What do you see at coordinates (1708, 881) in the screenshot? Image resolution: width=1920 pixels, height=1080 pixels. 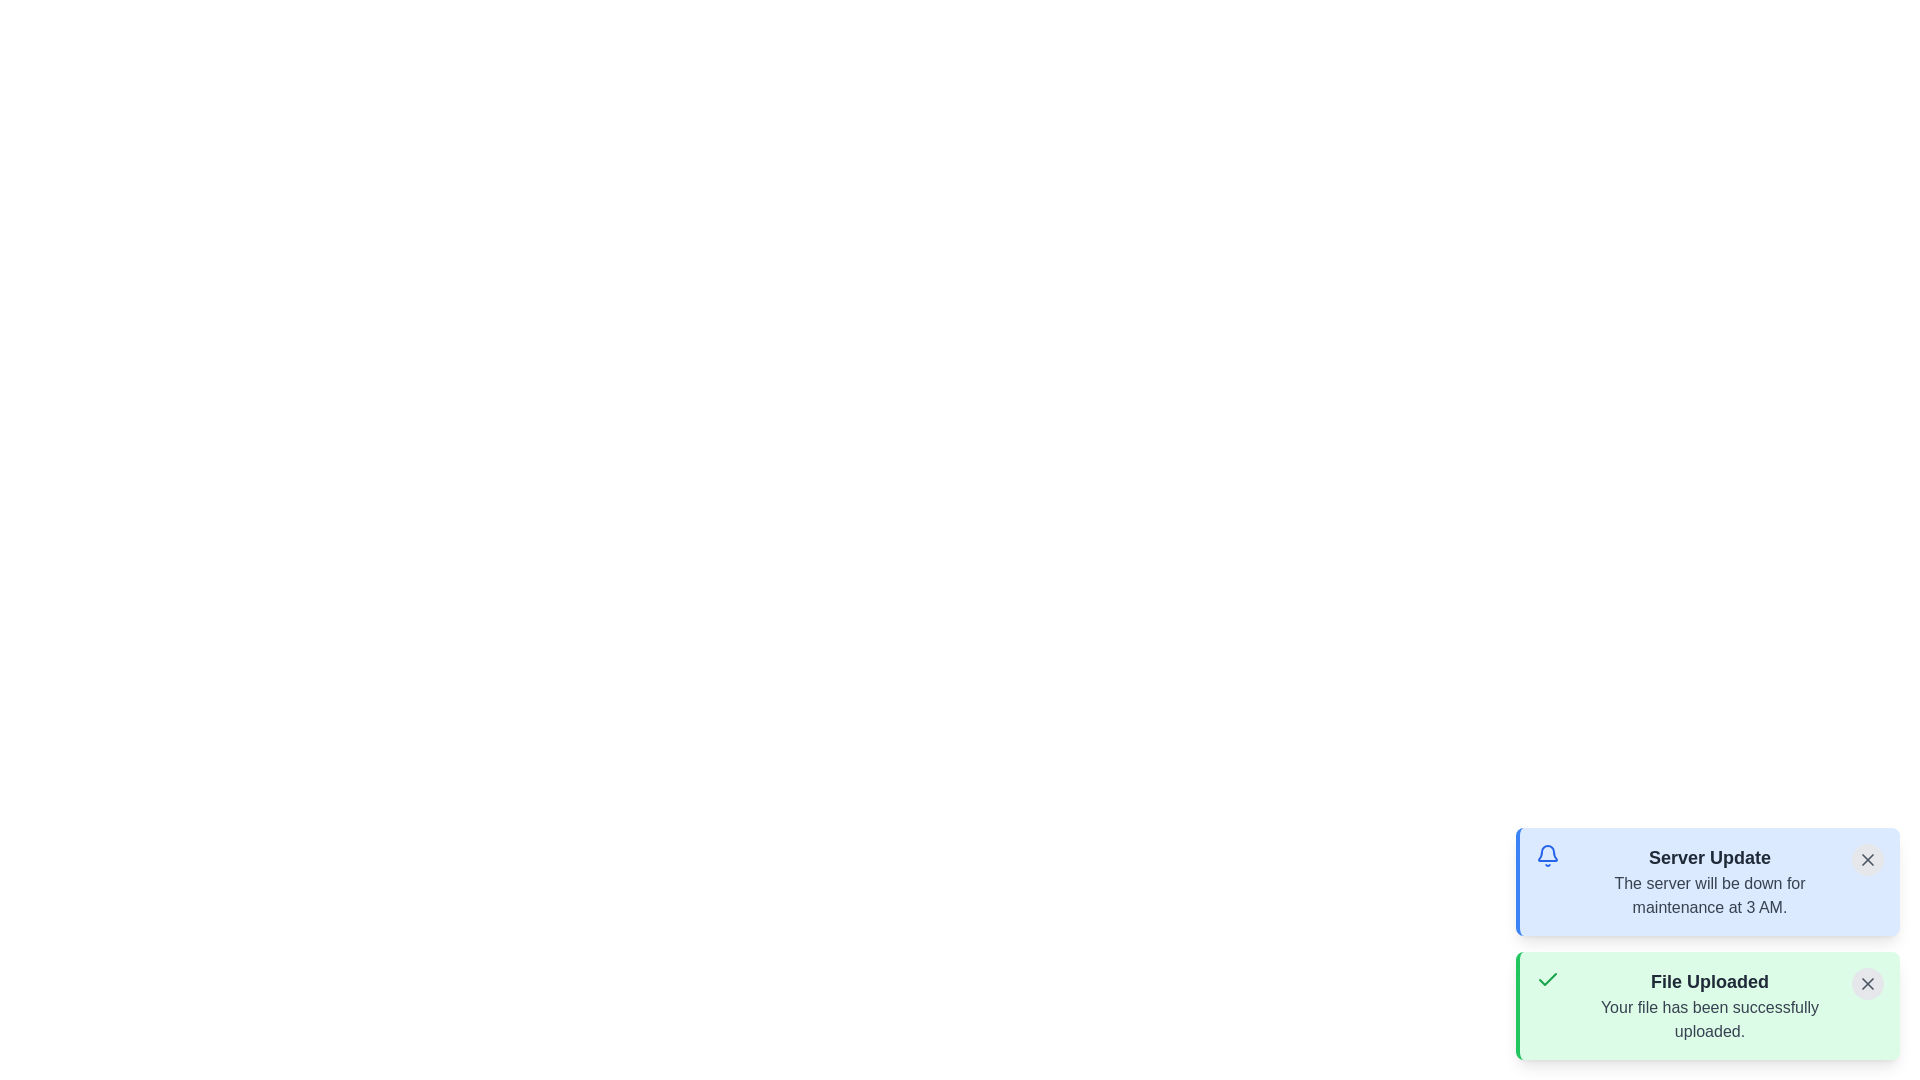 I see `the primary text block that informs users about the scheduled server maintenance event, which is aligned with the bell icon and the text 'Server Update'` at bounding box center [1708, 881].